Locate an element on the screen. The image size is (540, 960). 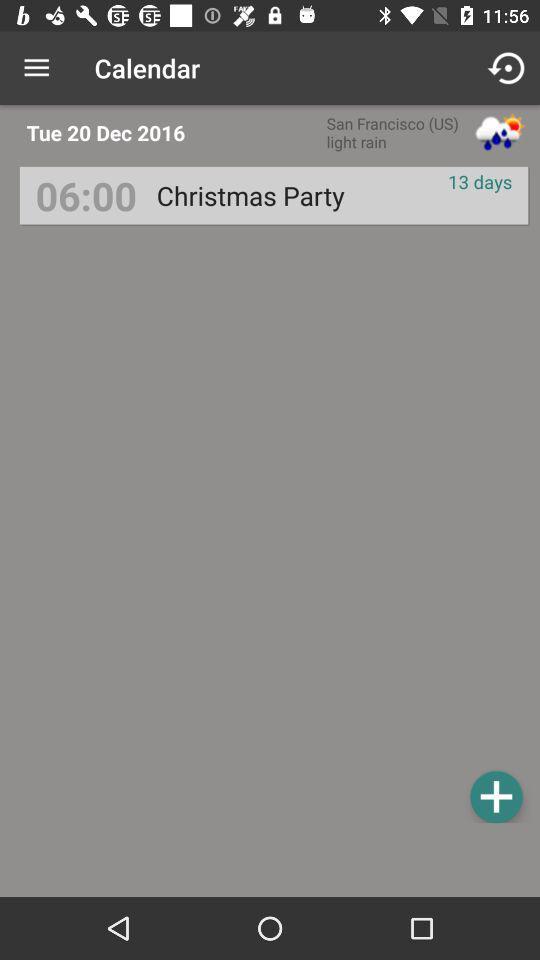
the 06:00 is located at coordinates (85, 195).